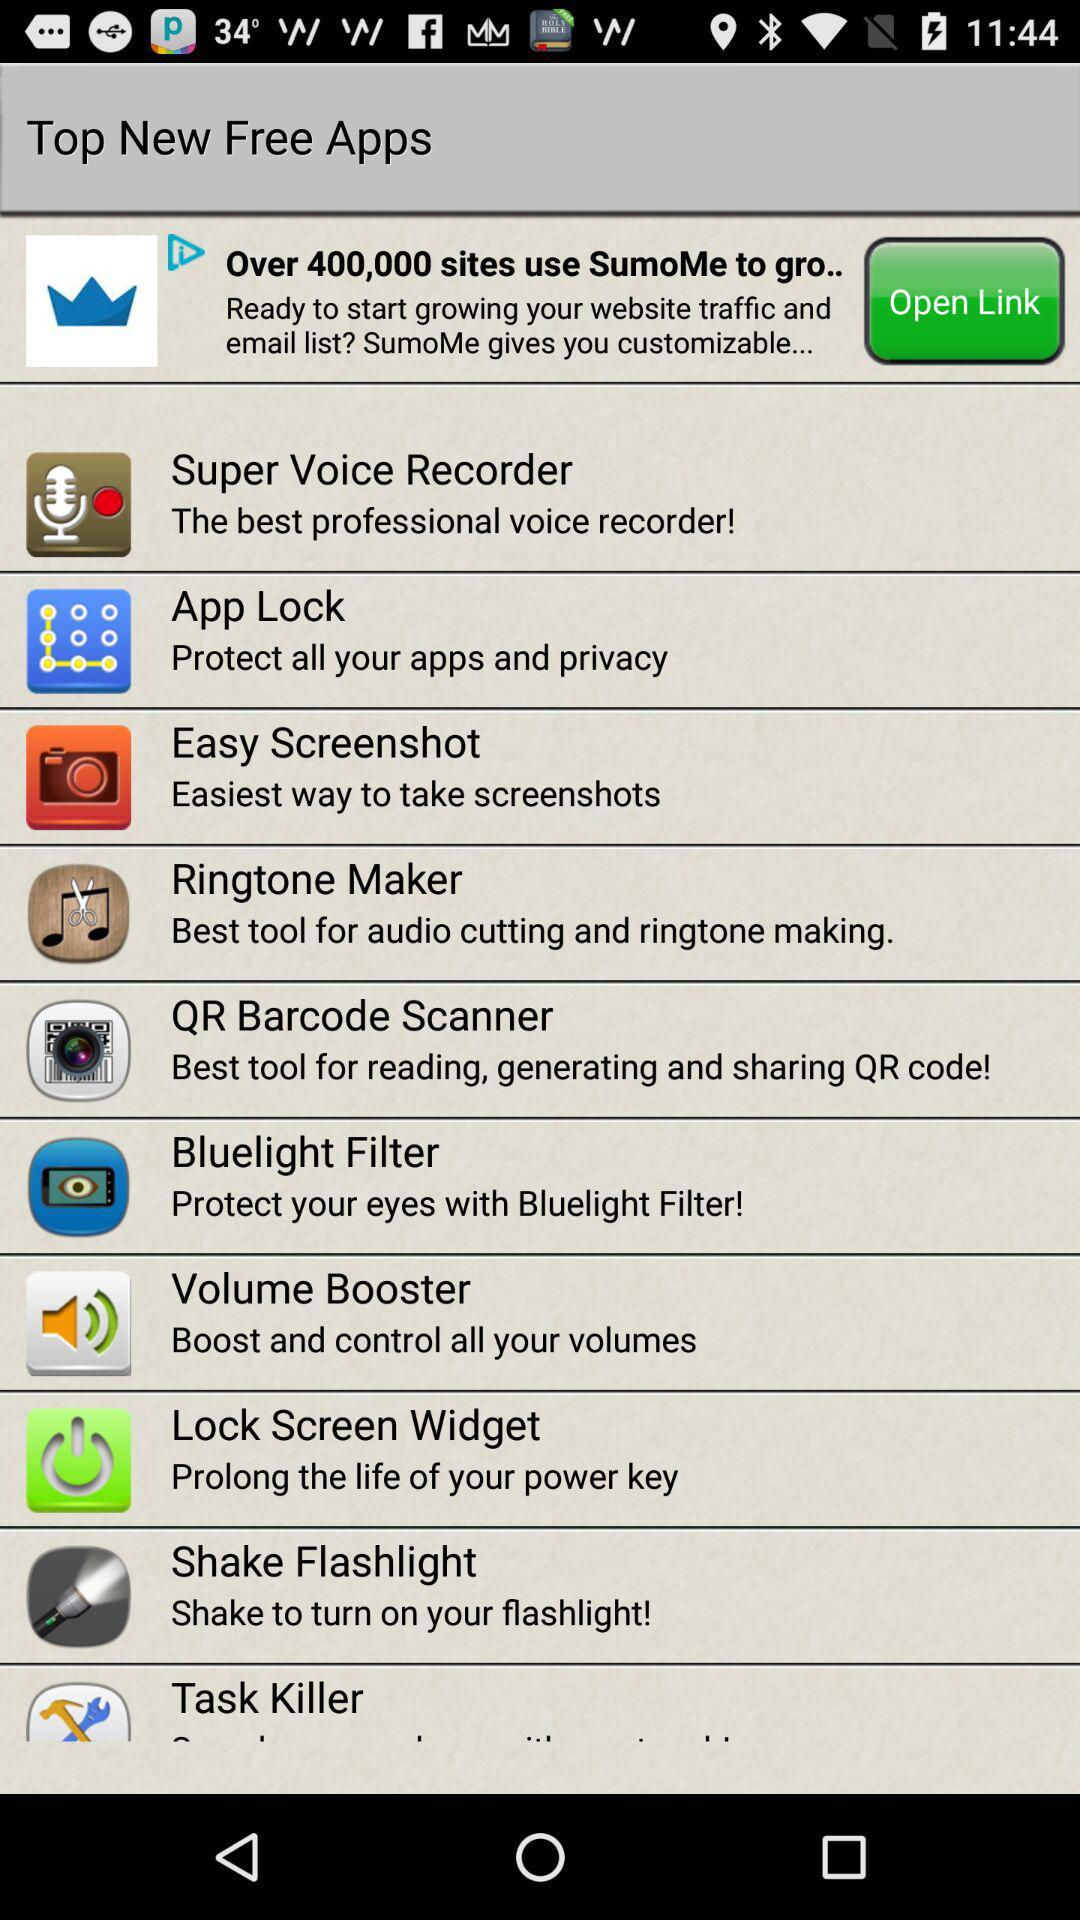 This screenshot has width=1080, height=1920. What do you see at coordinates (624, 1422) in the screenshot?
I see `the lock screen widget` at bounding box center [624, 1422].